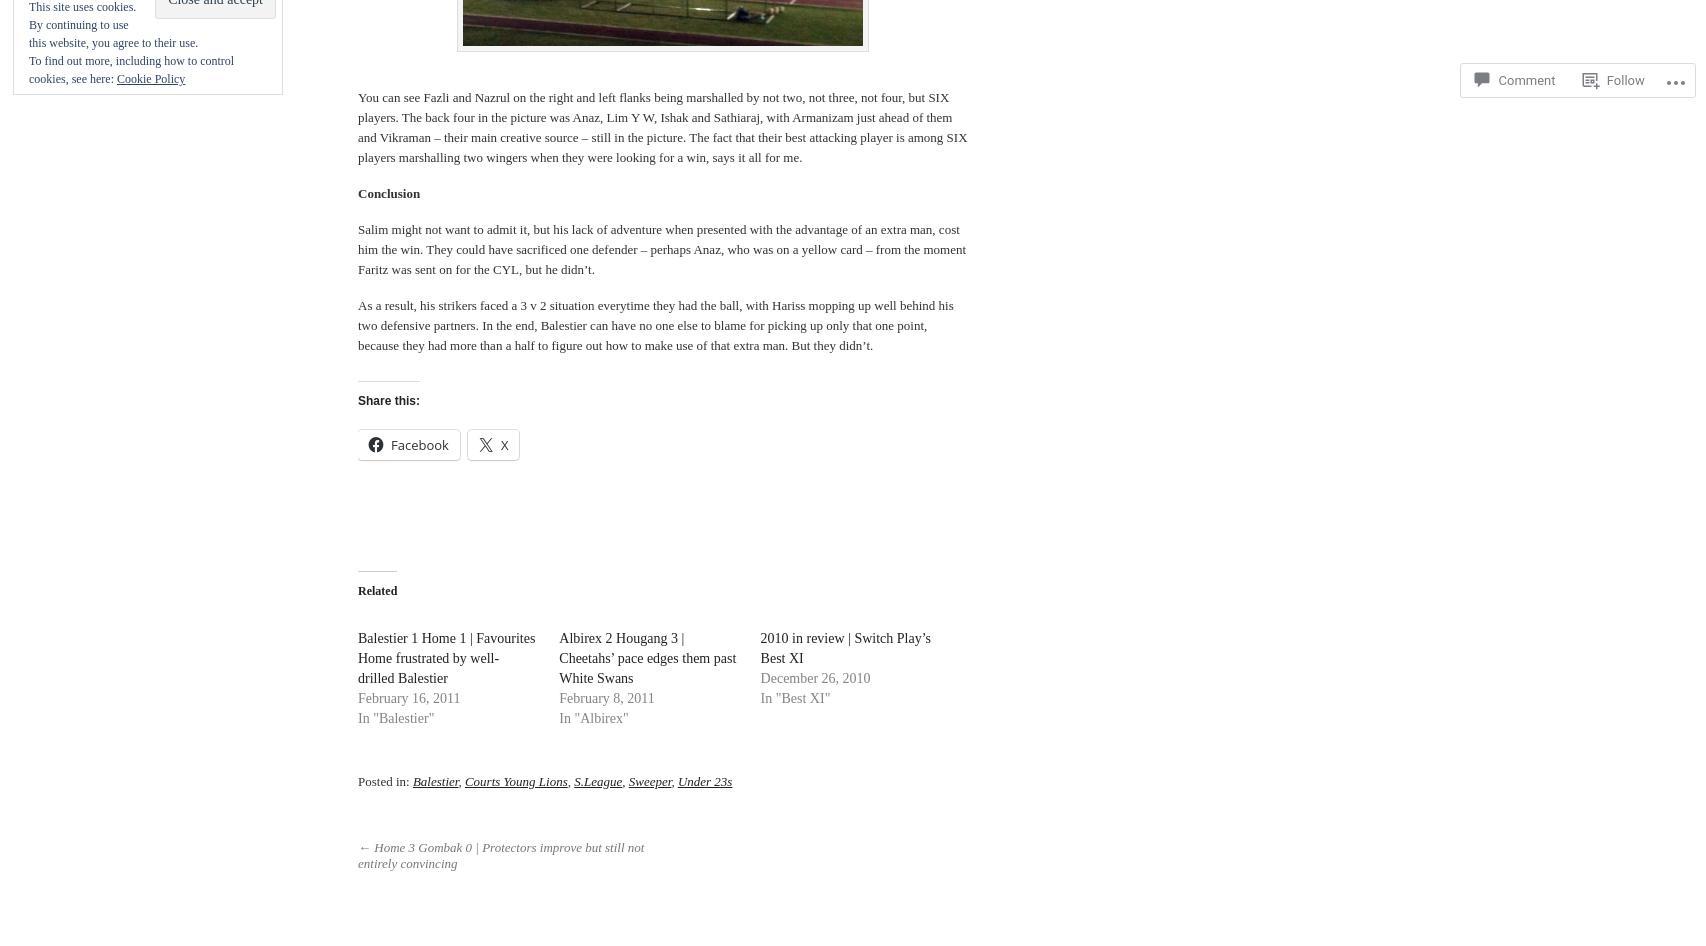 The width and height of the screenshot is (1706, 946). What do you see at coordinates (500, 854) in the screenshot?
I see `'← Home 3 Gombak 0 | Protectors improve but still not entirely convincing'` at bounding box center [500, 854].